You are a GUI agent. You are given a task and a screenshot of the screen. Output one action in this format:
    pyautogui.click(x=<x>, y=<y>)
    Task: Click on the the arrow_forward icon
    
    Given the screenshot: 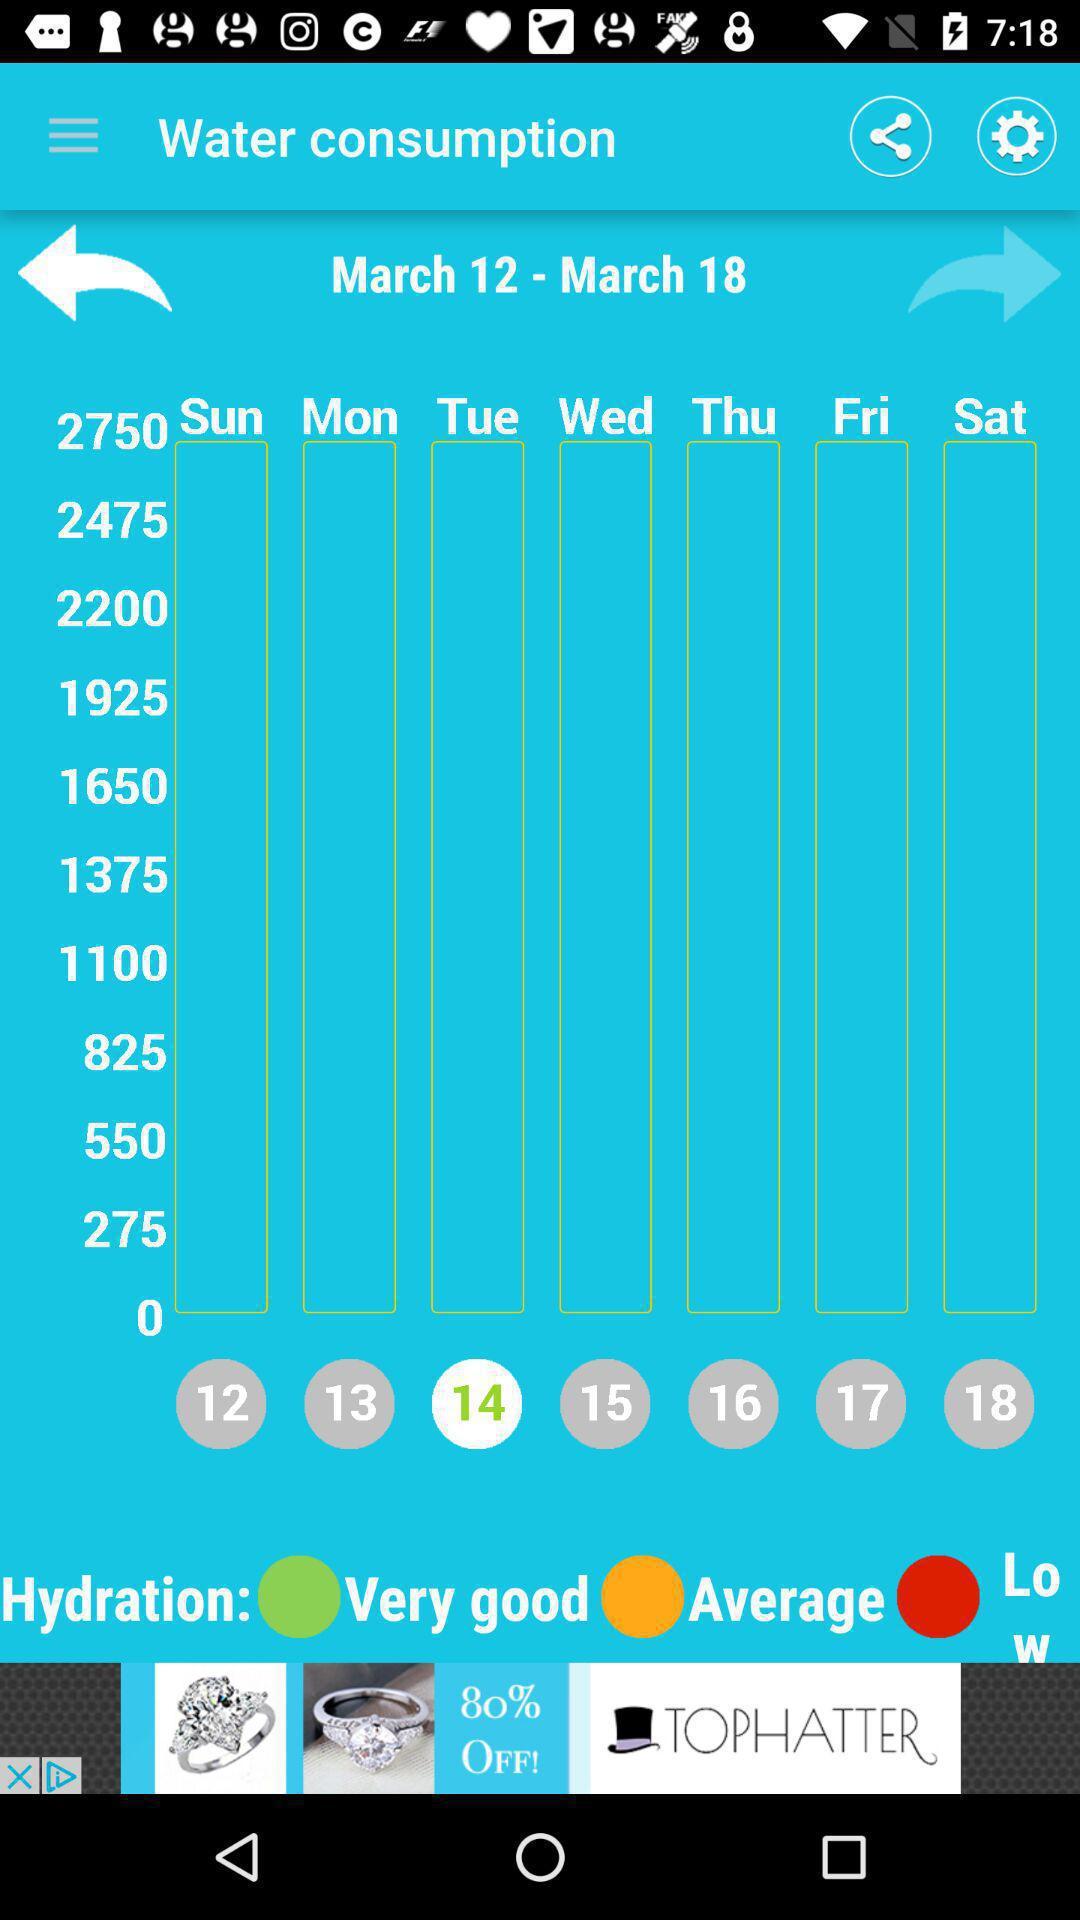 What is the action you would take?
    pyautogui.click(x=983, y=272)
    